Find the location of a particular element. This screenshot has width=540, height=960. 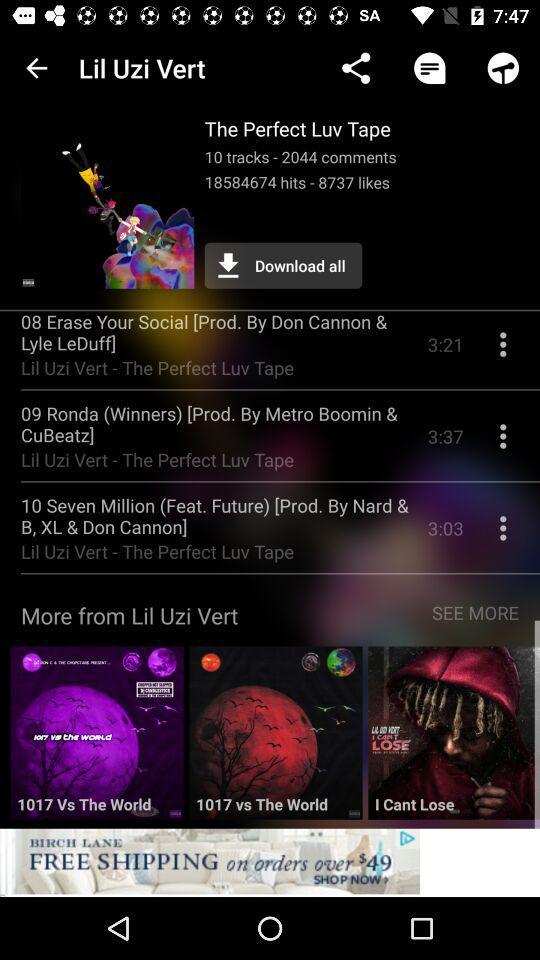

open 1017 vs the world album is located at coordinates (96, 739).